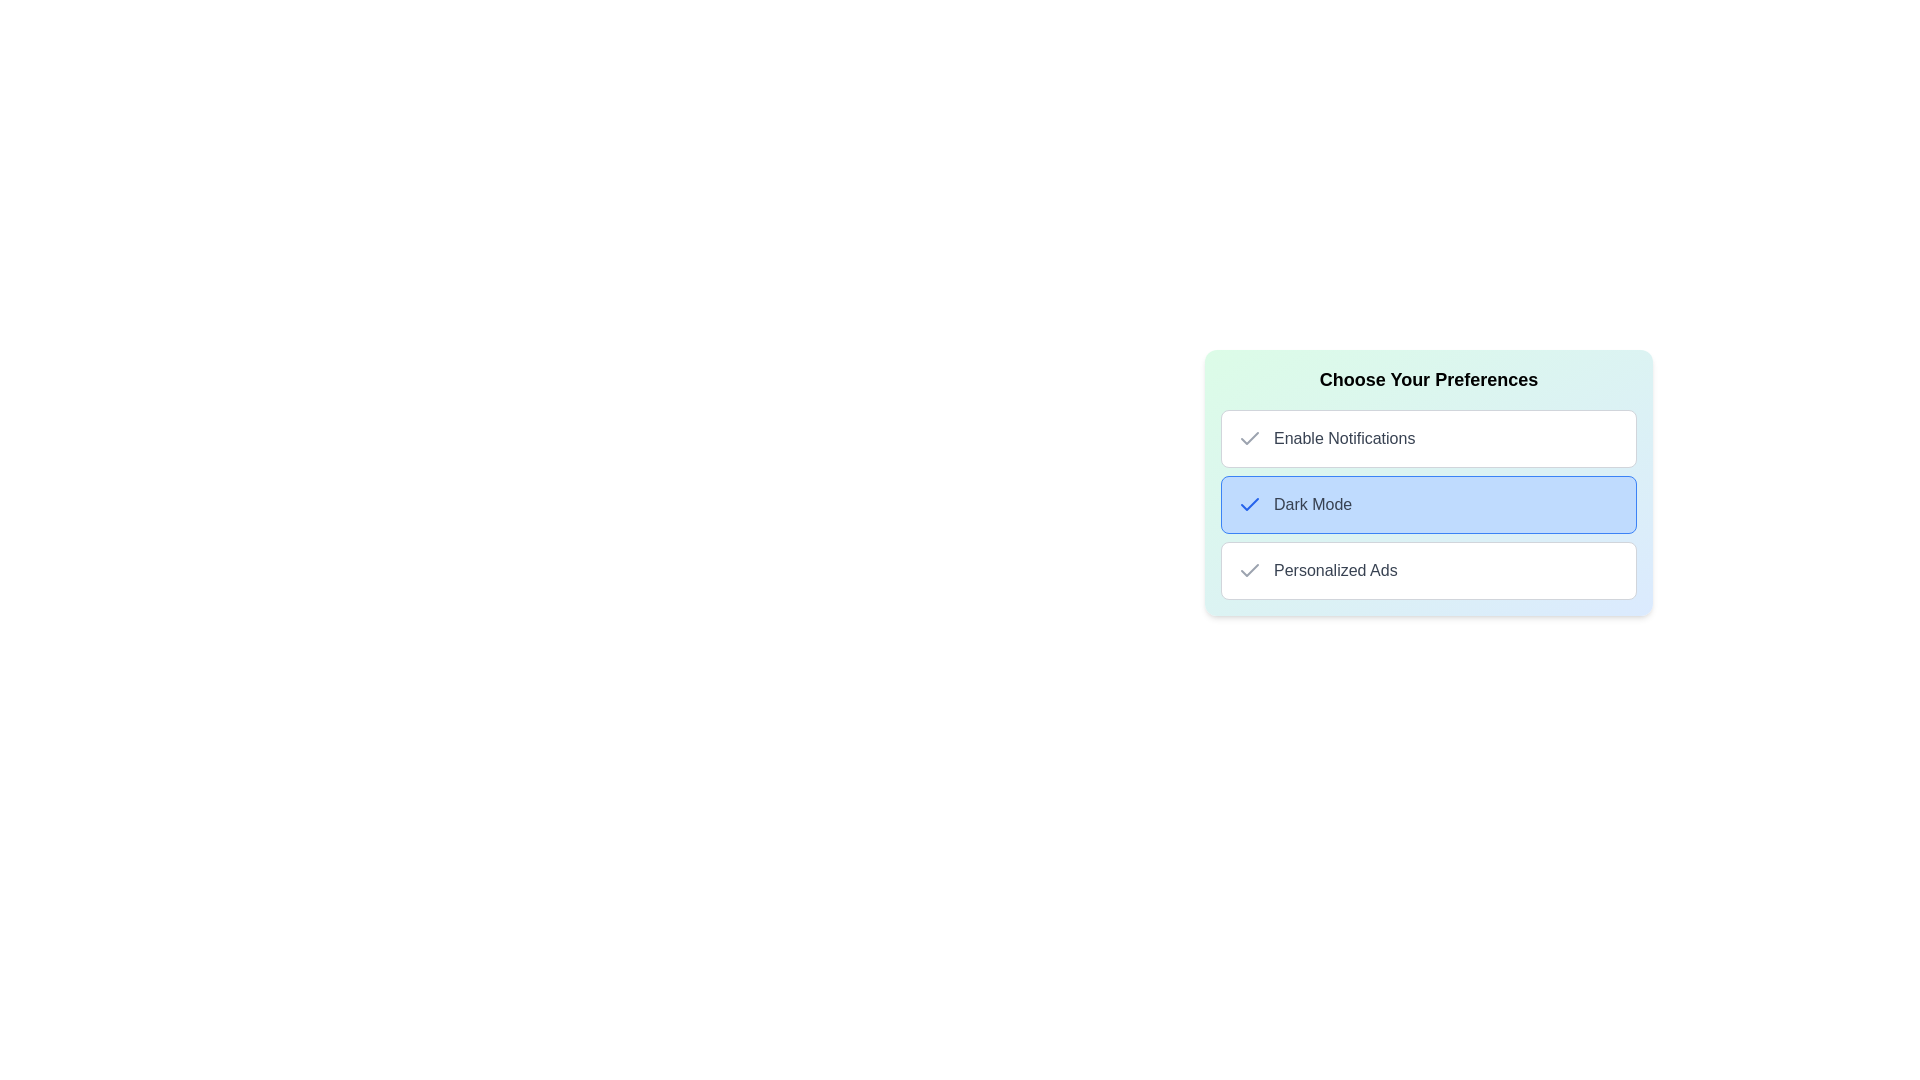  Describe the element at coordinates (1248, 438) in the screenshot. I see `the Checkbox for 'Enable Notifications' to check or uncheck its selection status` at that location.